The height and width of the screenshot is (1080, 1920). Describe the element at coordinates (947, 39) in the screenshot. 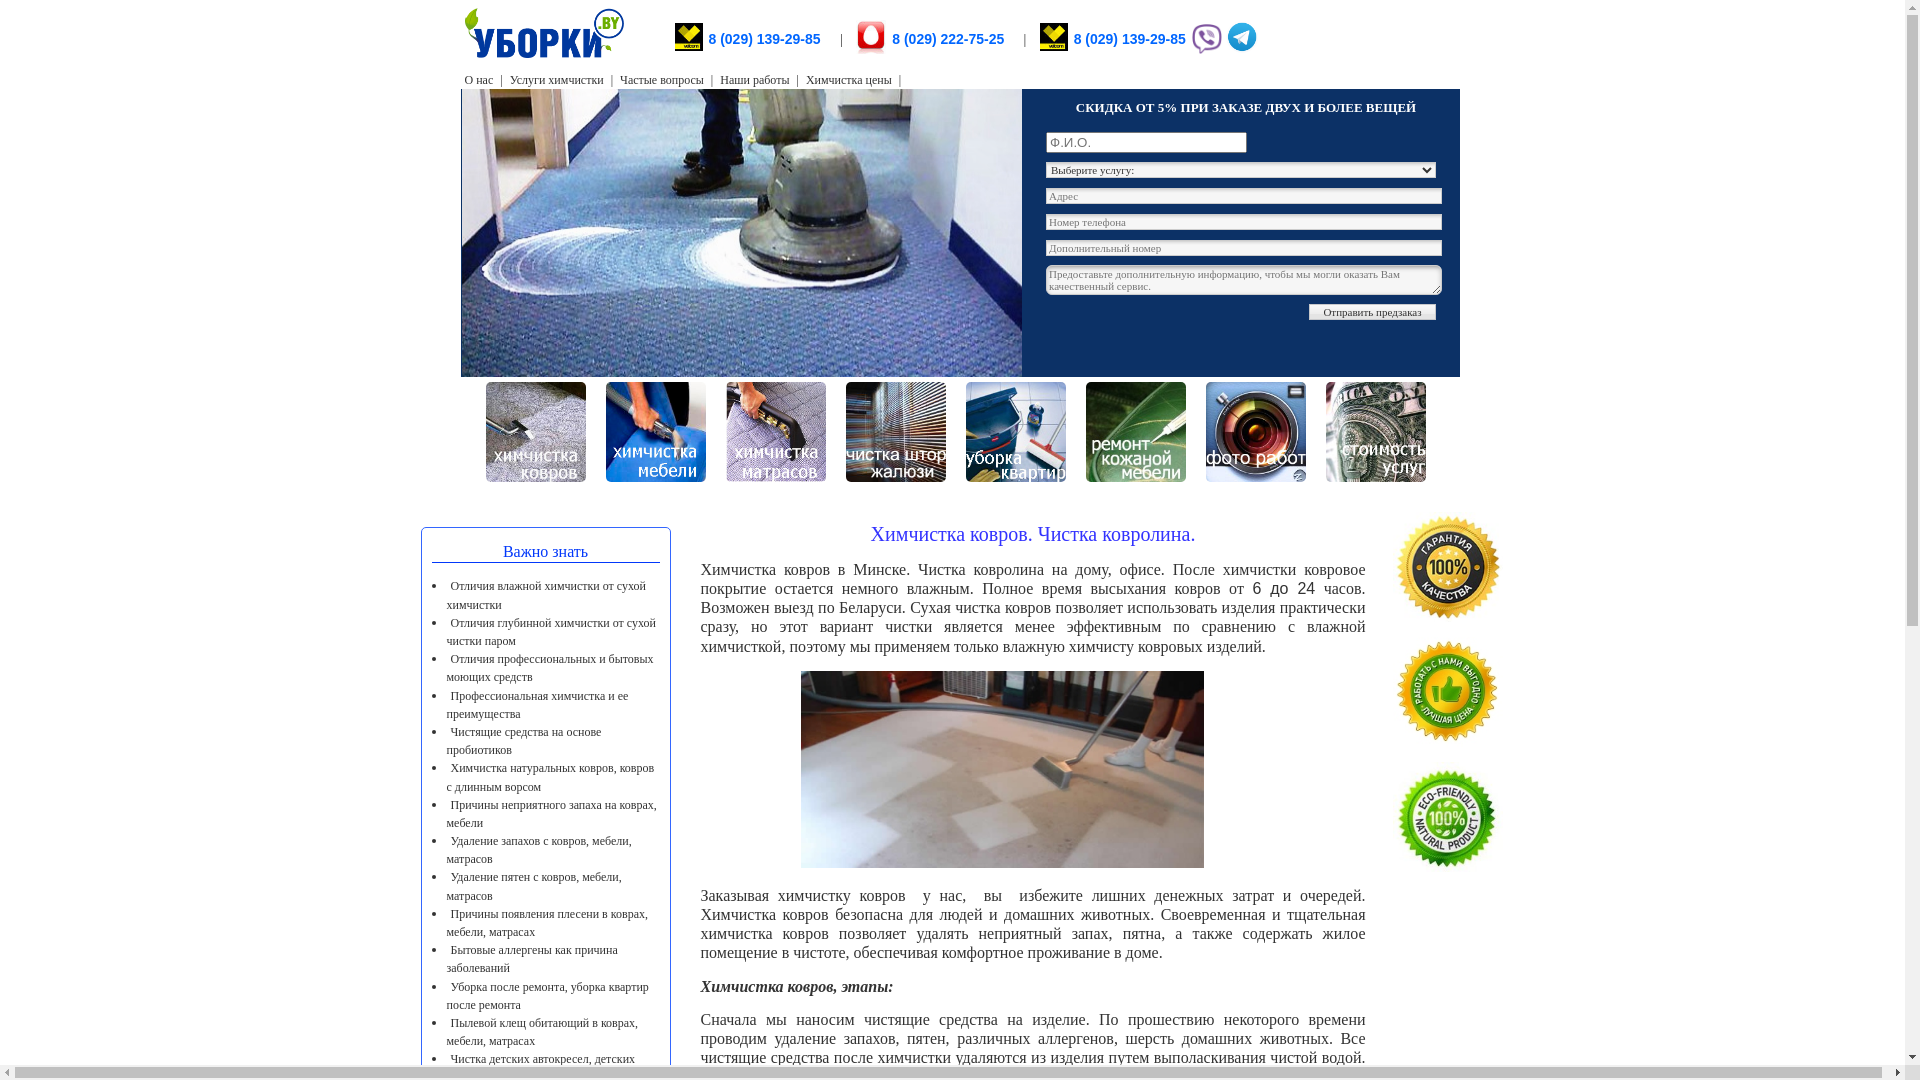

I see `'8 (029) 222-75-25'` at that location.